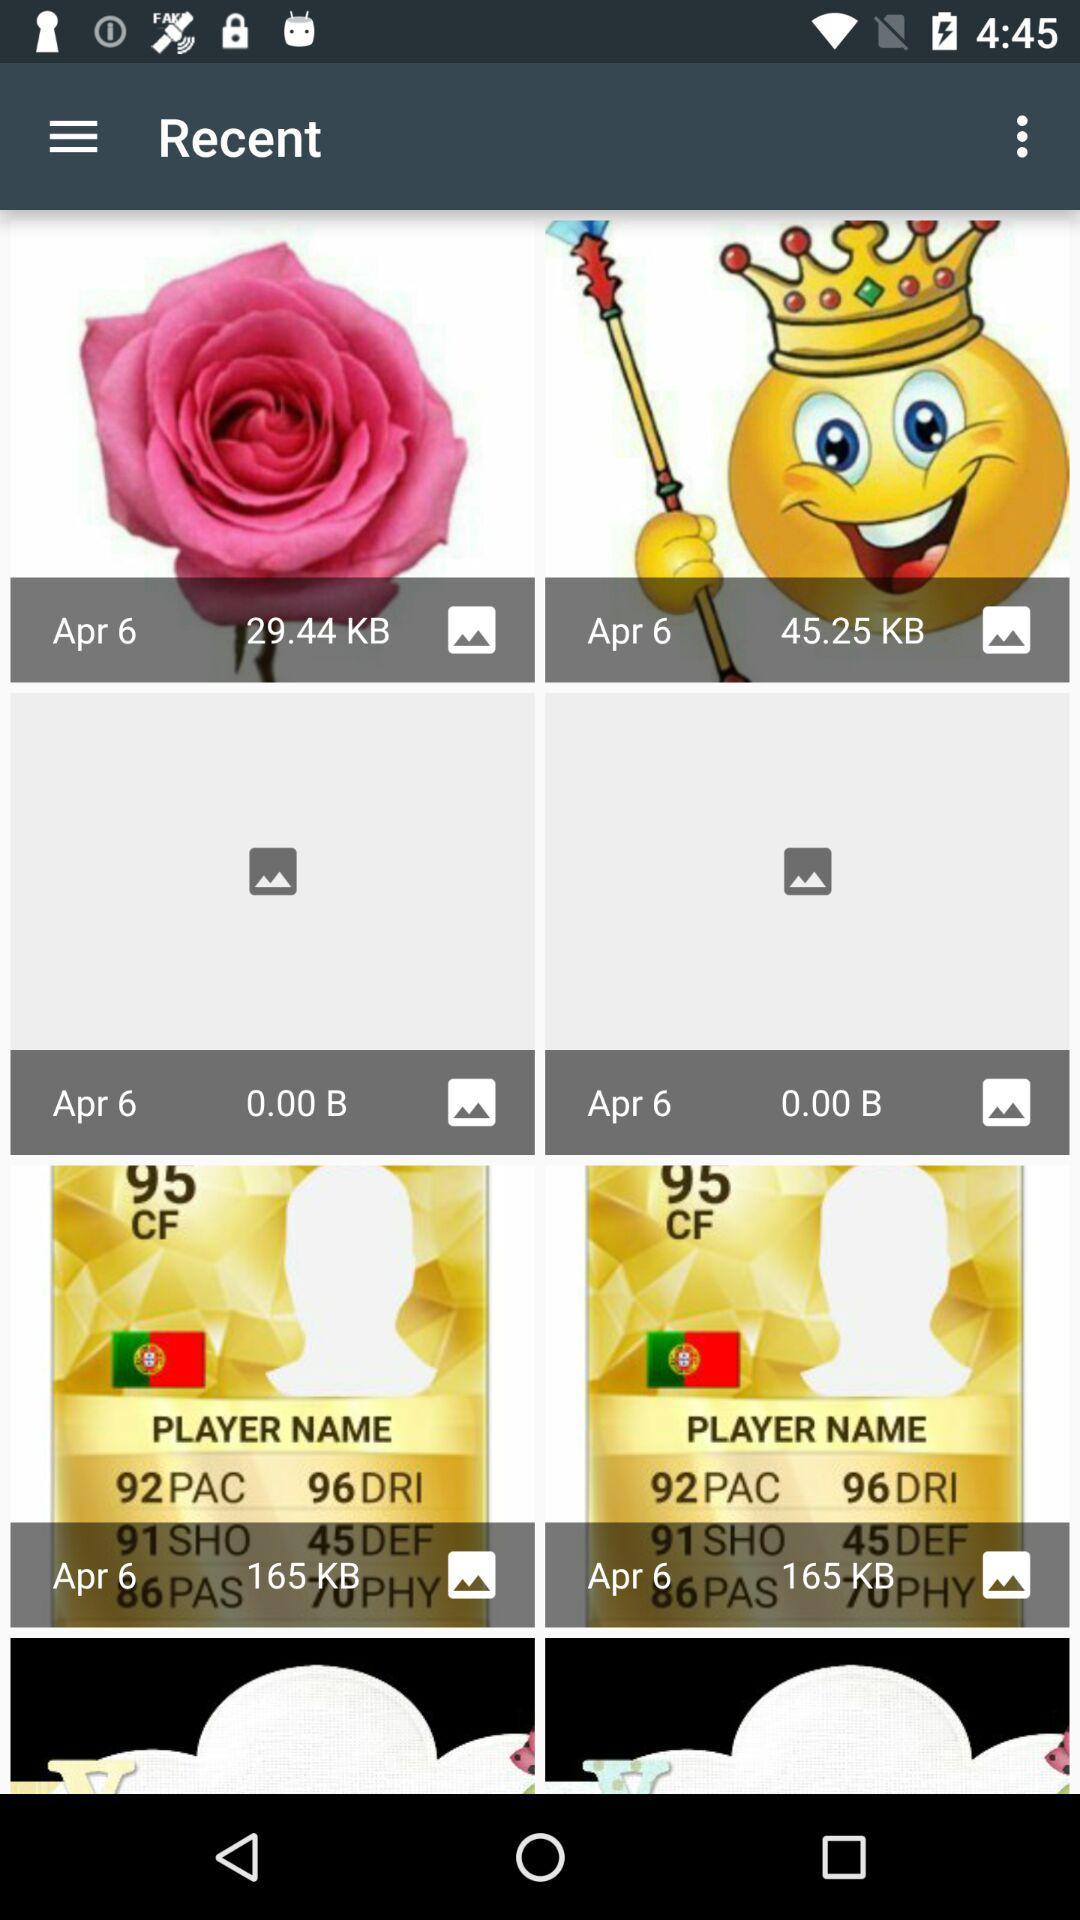 The height and width of the screenshot is (1920, 1080). What do you see at coordinates (806, 450) in the screenshot?
I see `the image with the smiley` at bounding box center [806, 450].